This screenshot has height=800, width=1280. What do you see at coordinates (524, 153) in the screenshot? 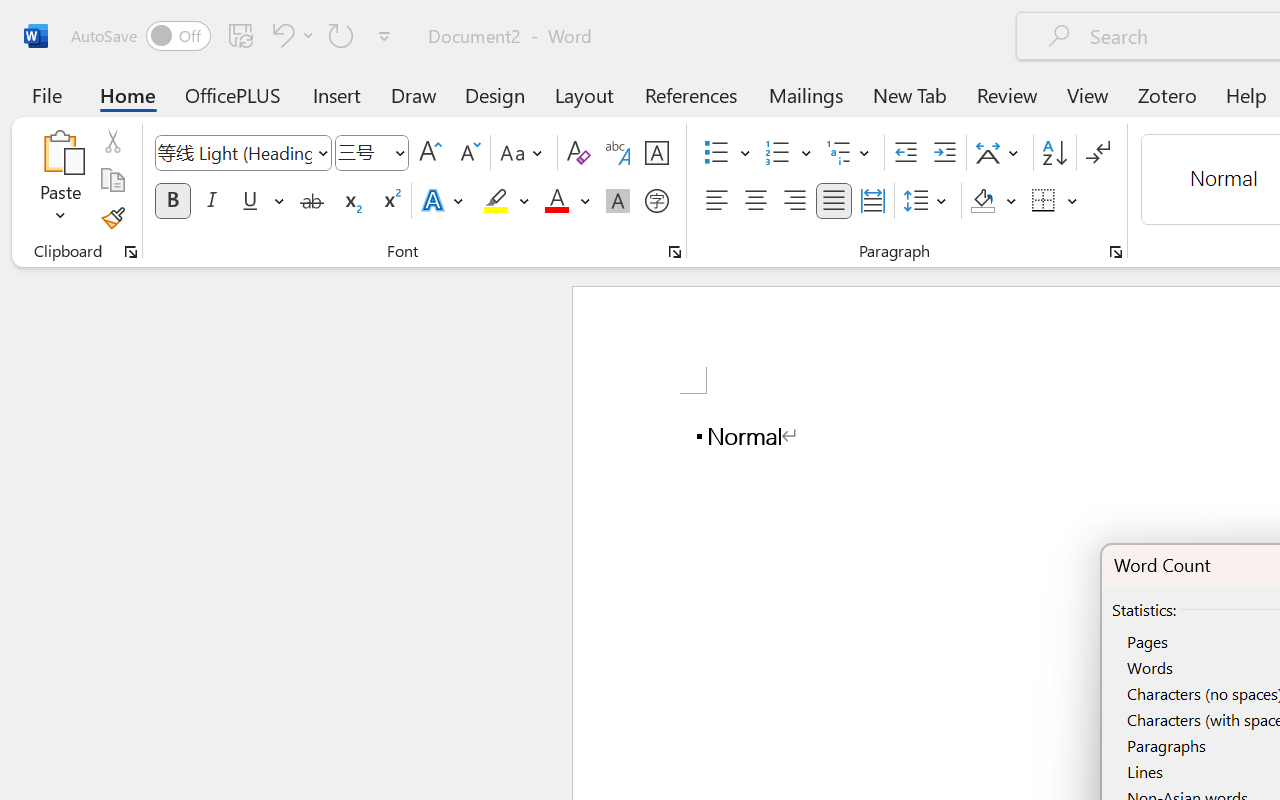
I see `'Change Case'` at bounding box center [524, 153].